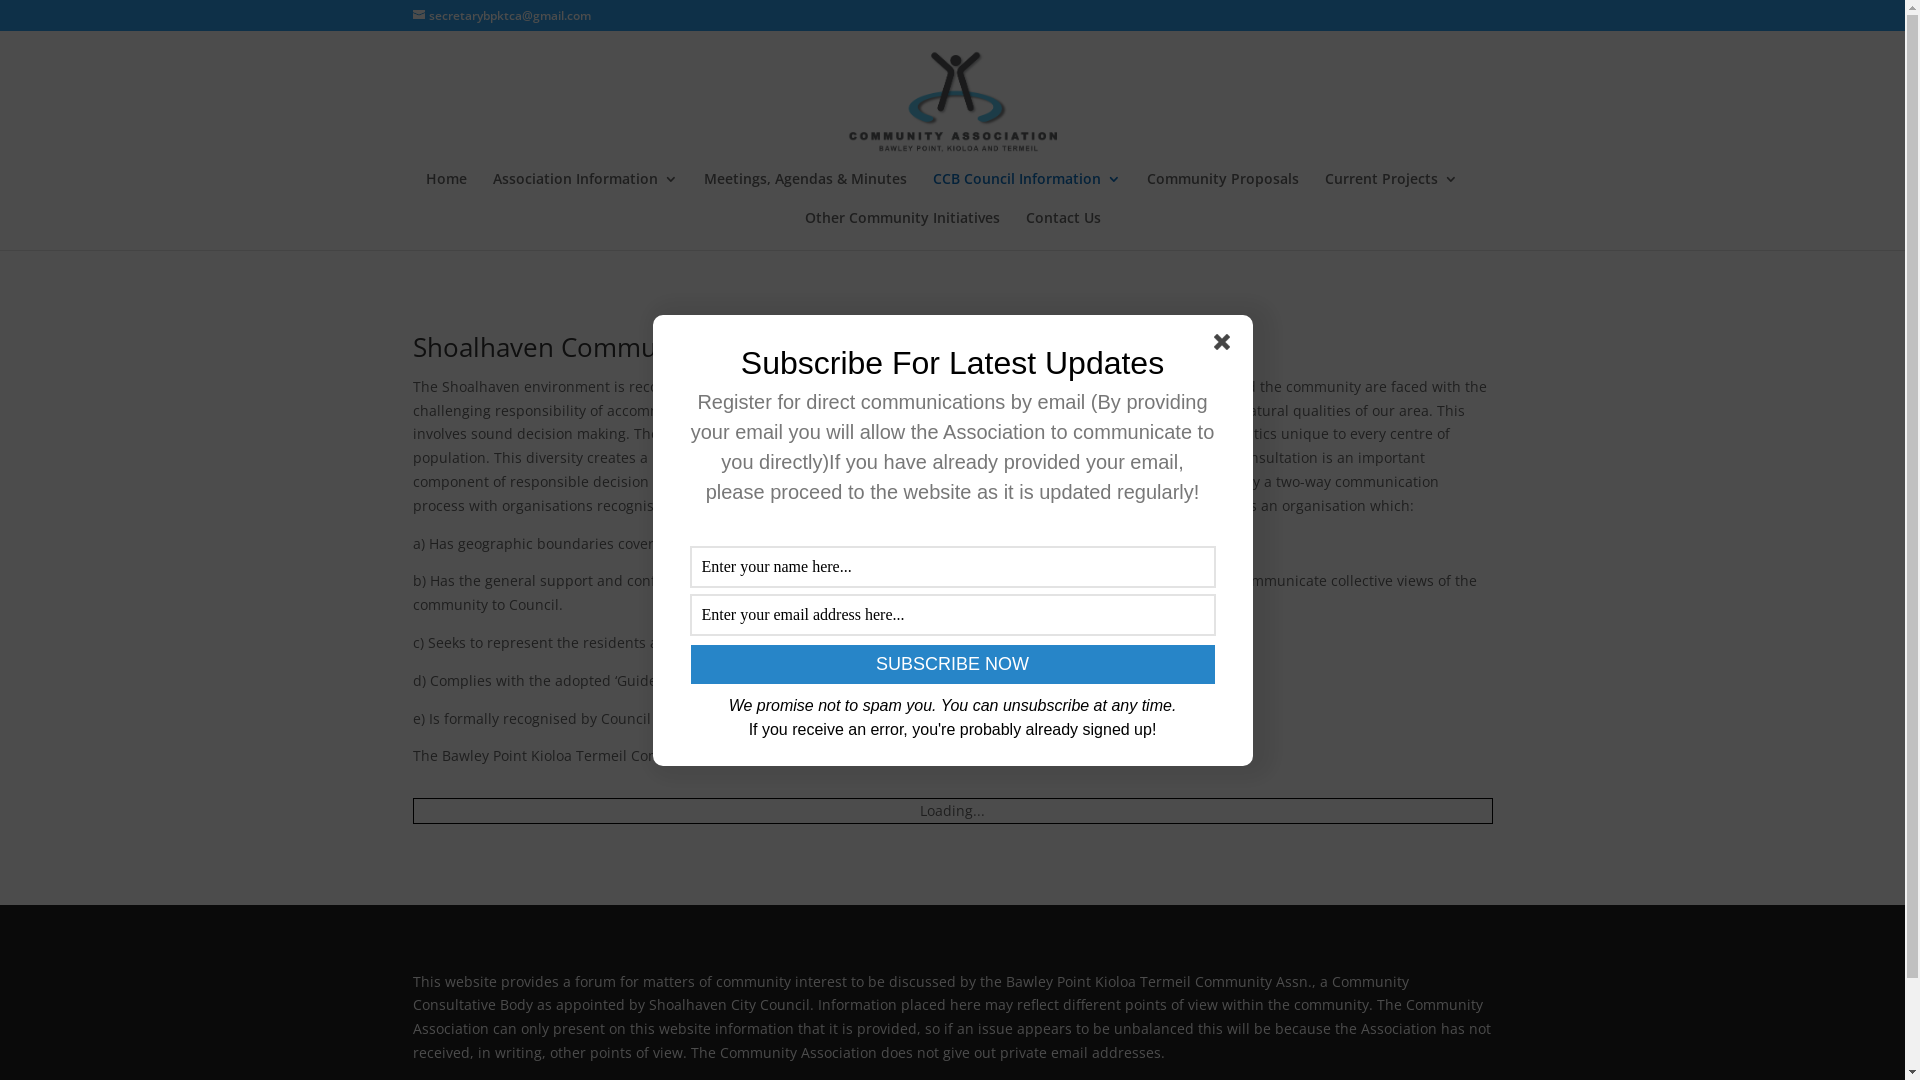 The height and width of the screenshot is (1080, 1920). Describe the element at coordinates (900, 229) in the screenshot. I see `'Other Community Initiatives'` at that location.